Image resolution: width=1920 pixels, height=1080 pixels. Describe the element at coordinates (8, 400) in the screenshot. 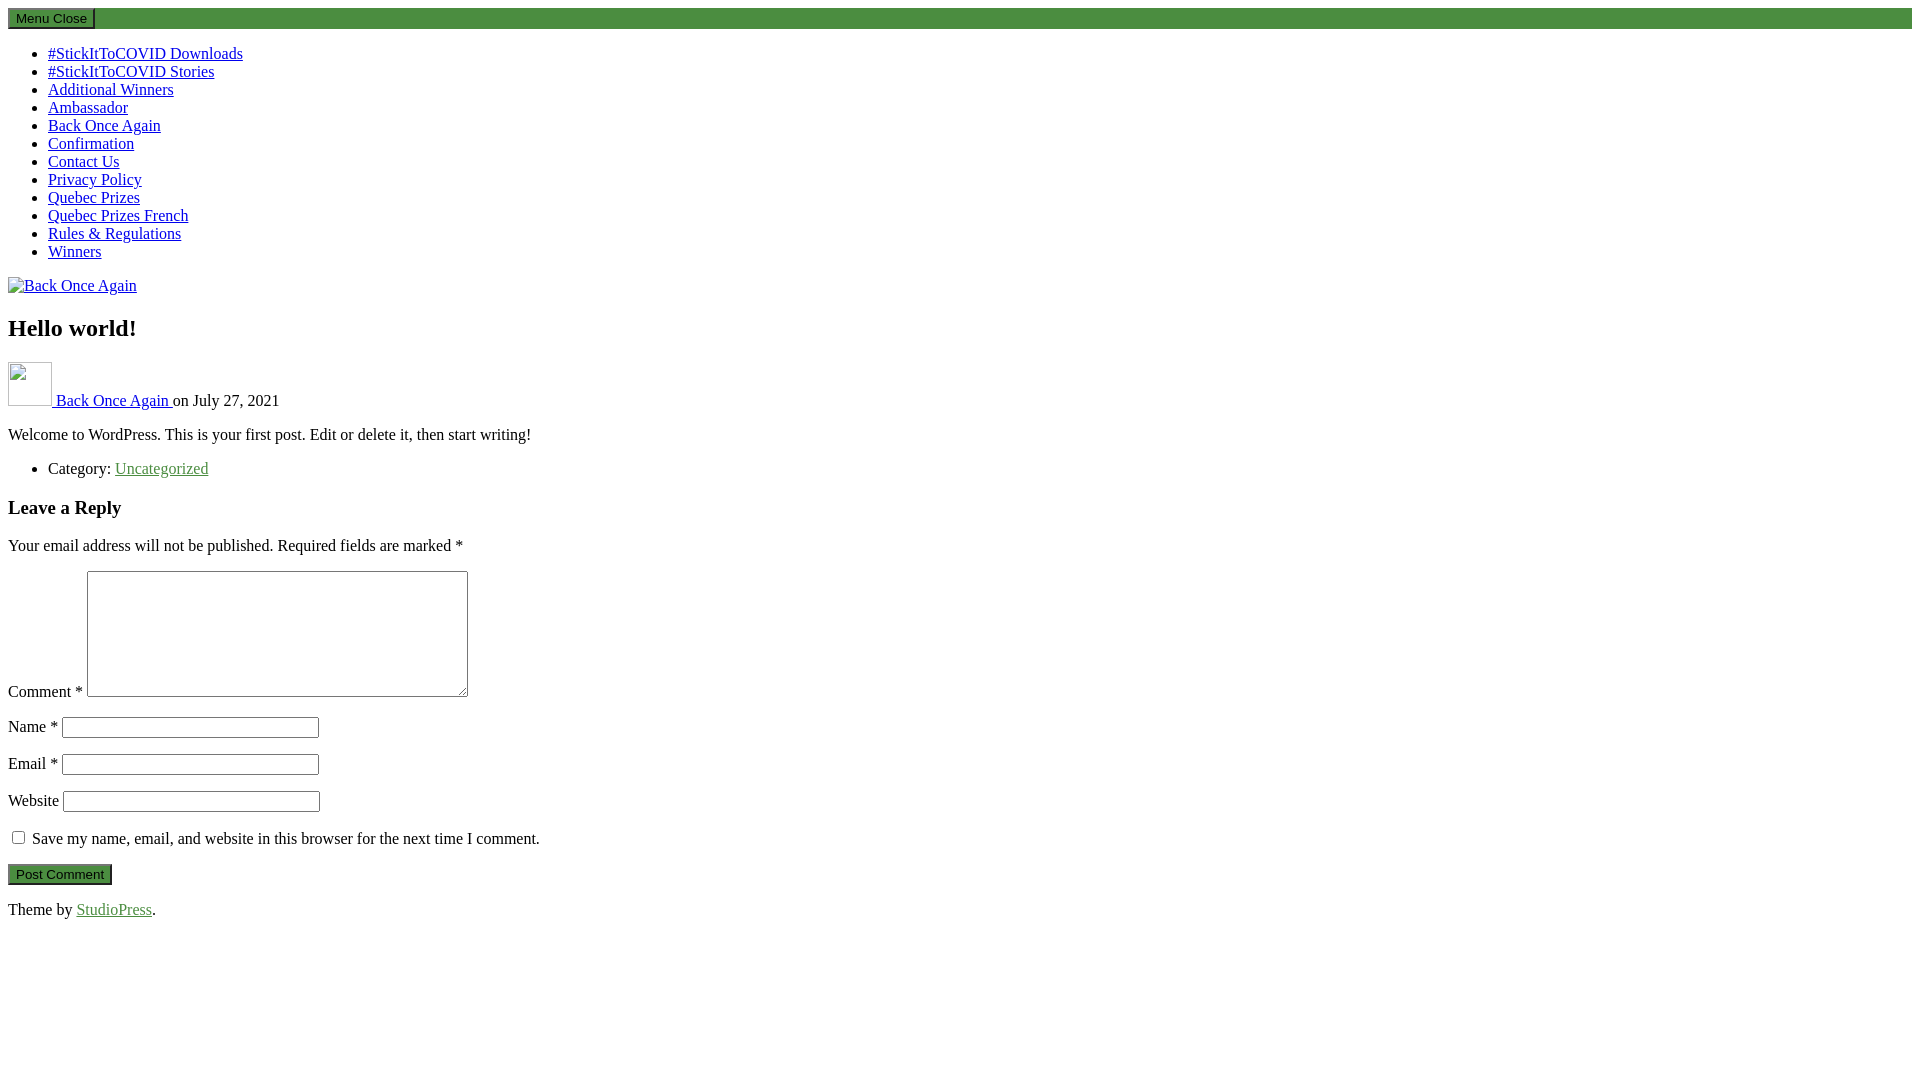

I see `'Posts by Back Once Again'` at that location.